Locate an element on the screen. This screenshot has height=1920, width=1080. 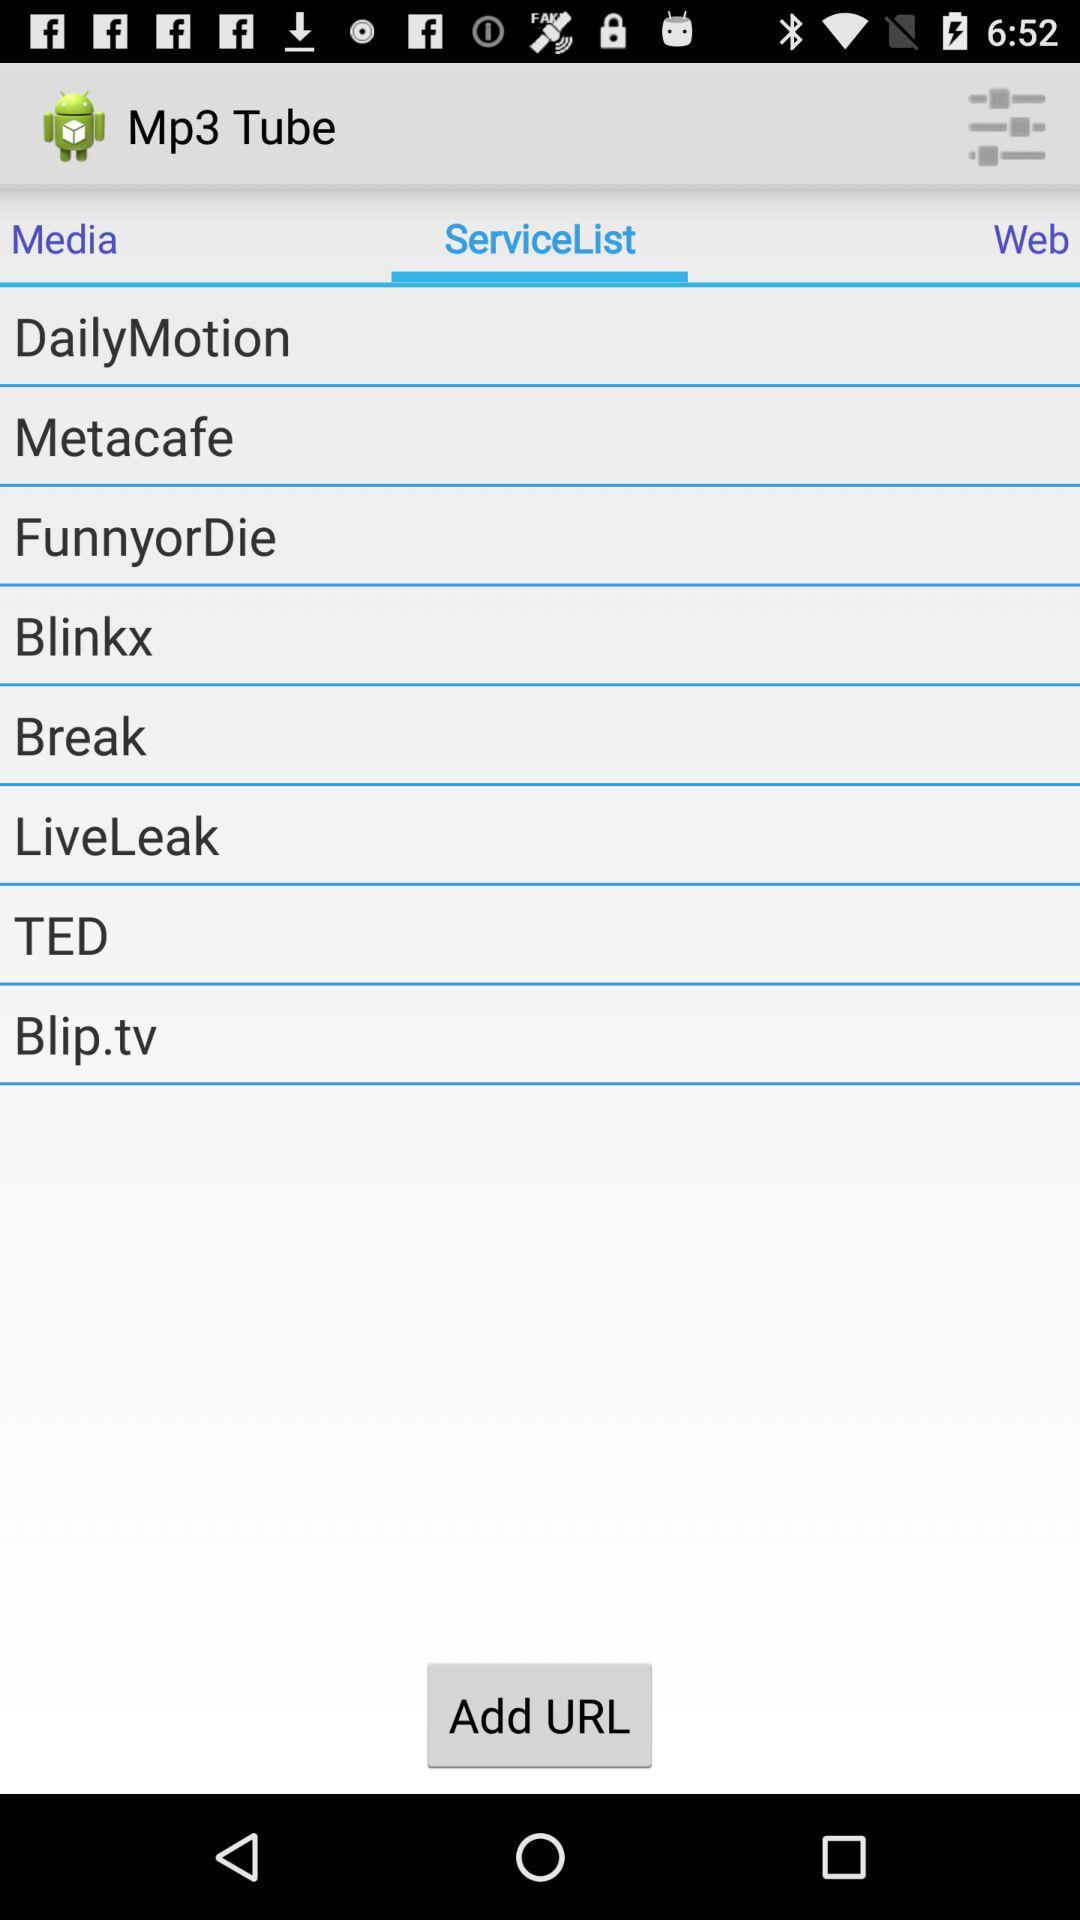
the blinkx item is located at coordinates (546, 633).